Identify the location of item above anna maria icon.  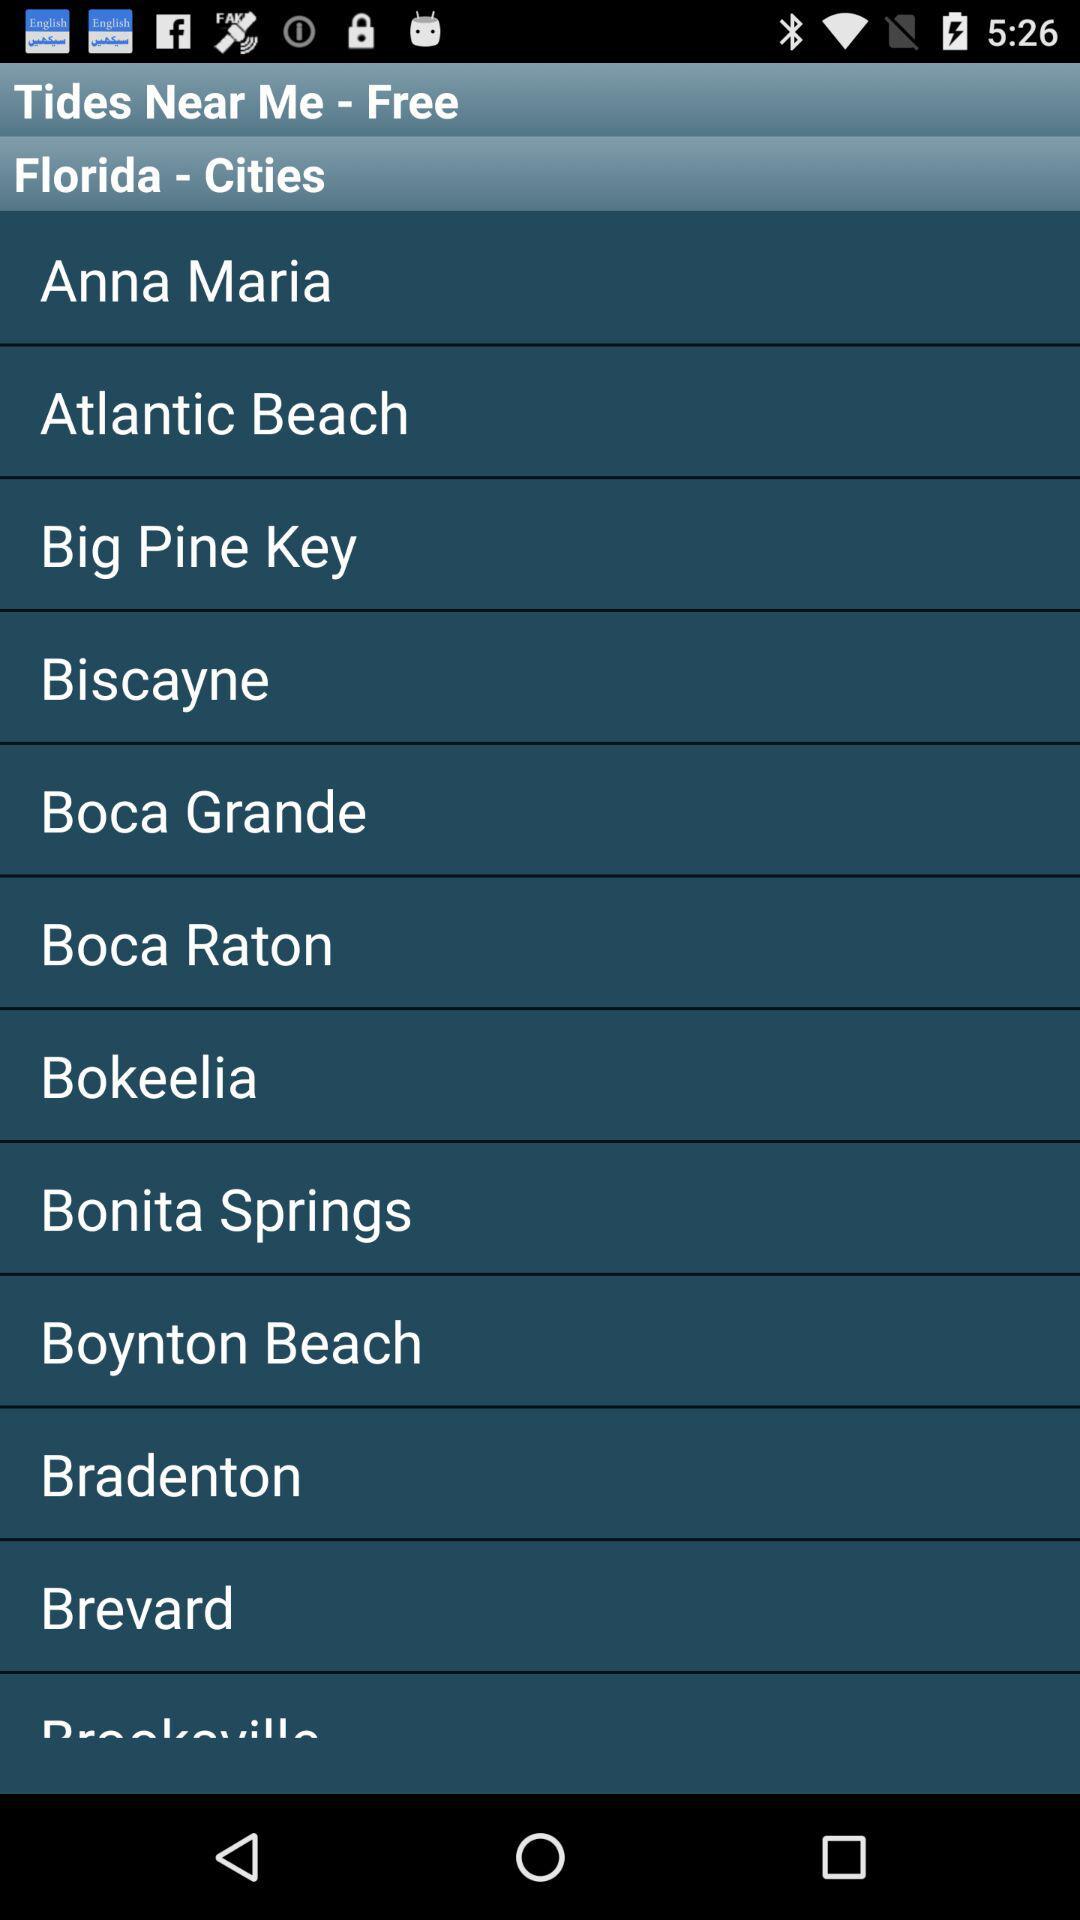
(540, 173).